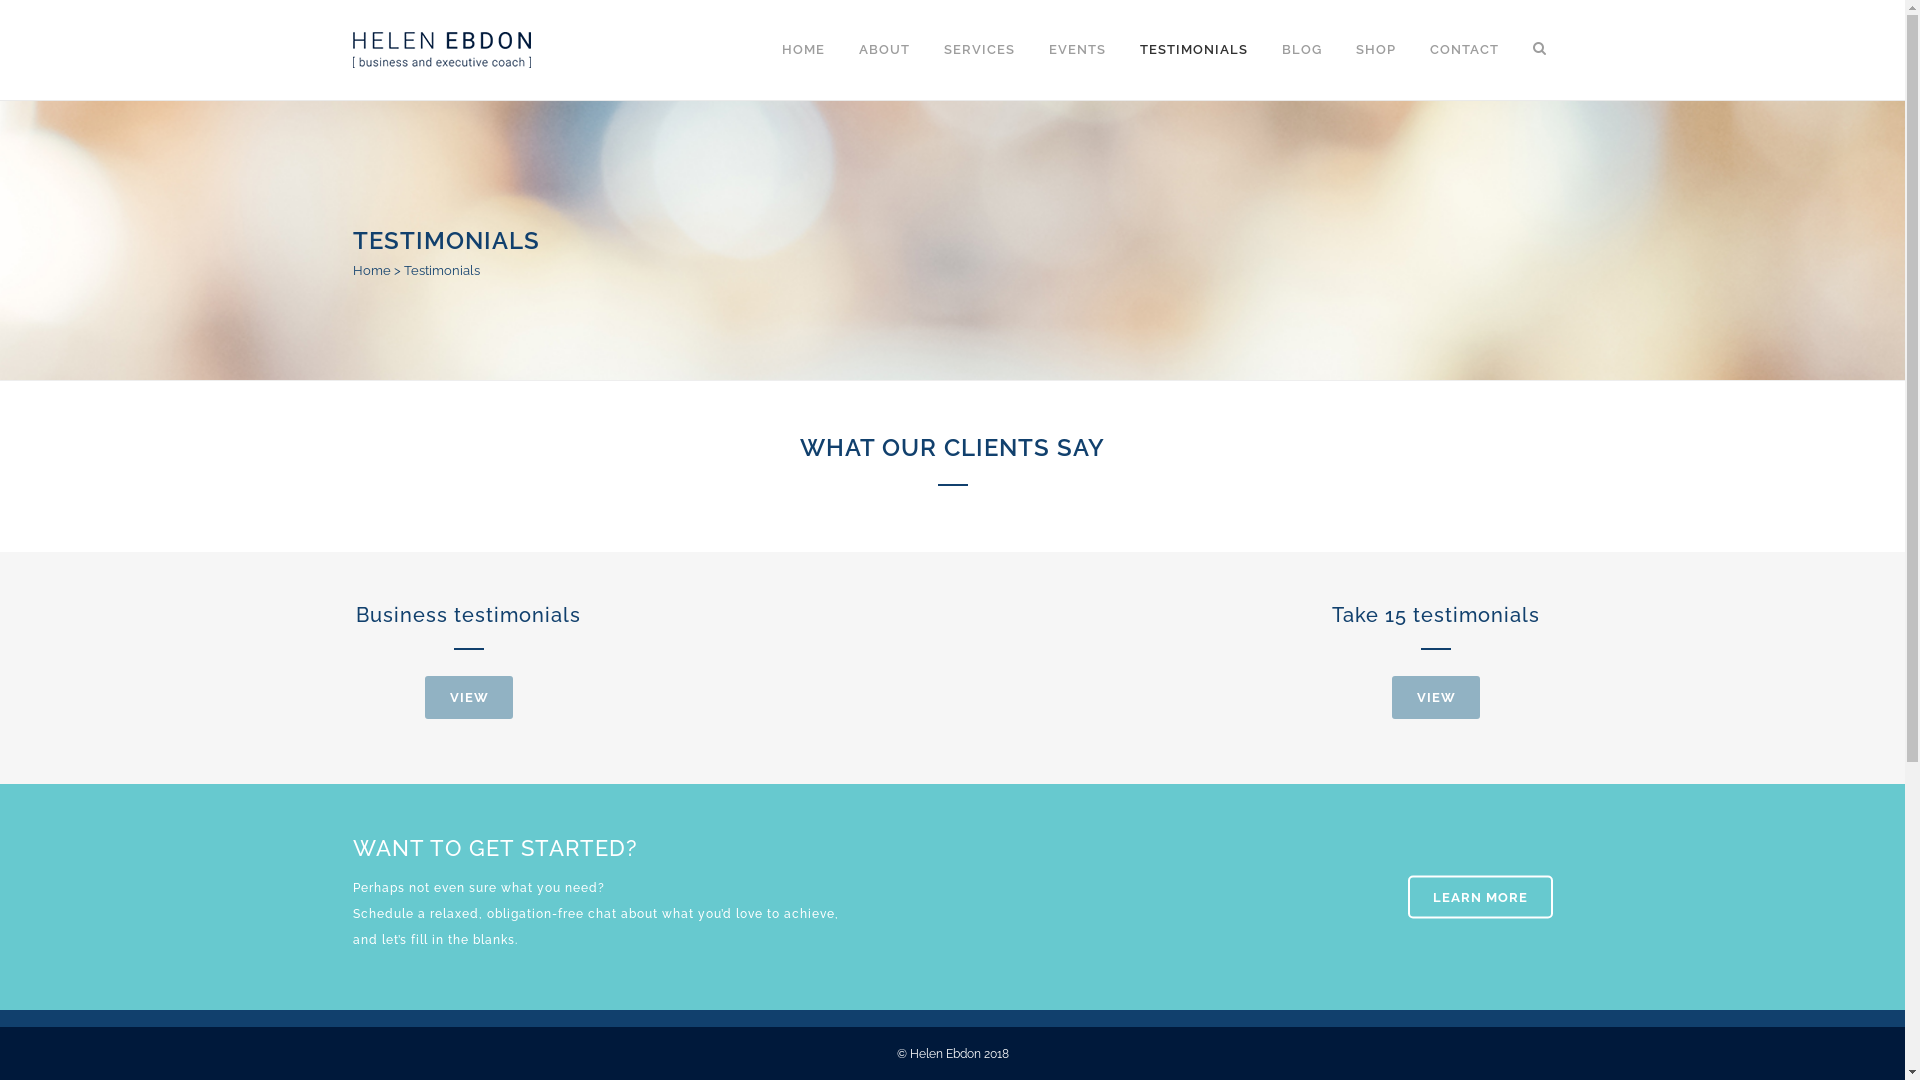 The image size is (1920, 1080). I want to click on 'Shop', so click(988, 858).